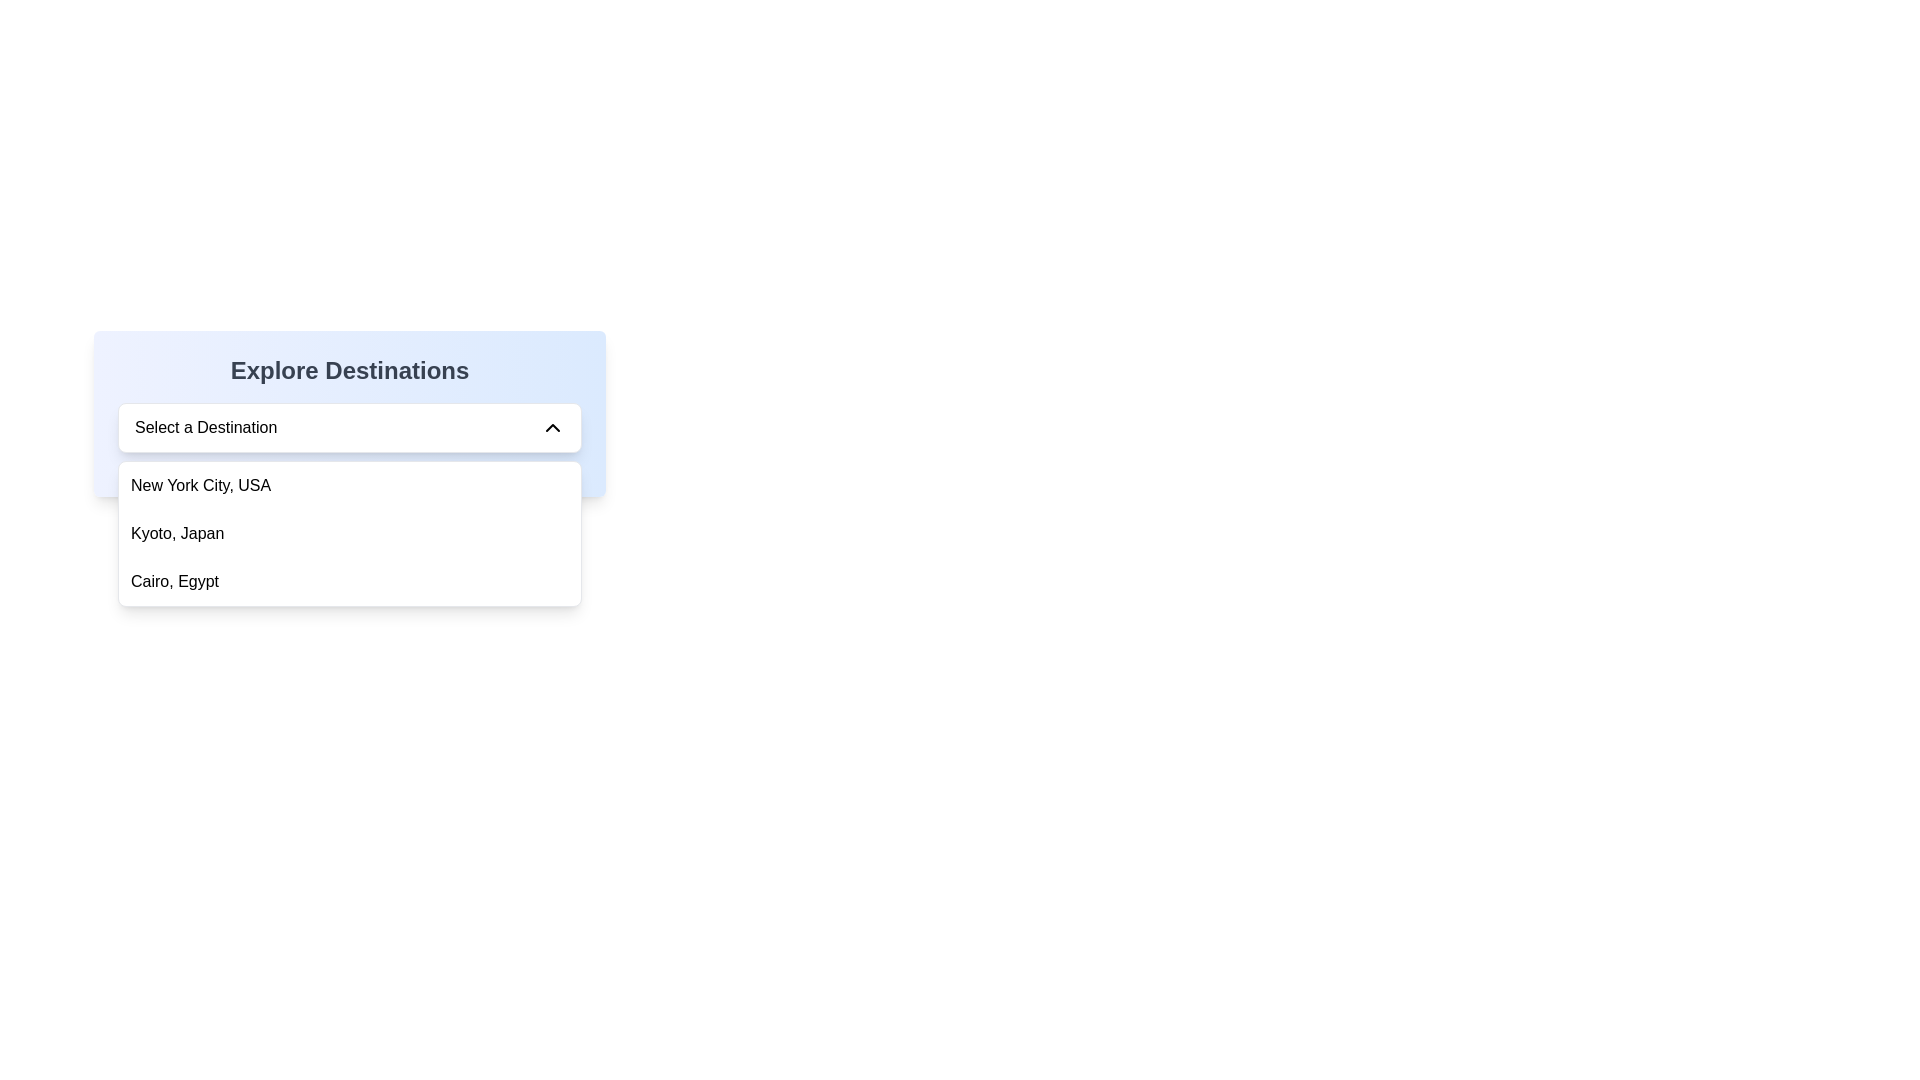 The image size is (1920, 1080). What do you see at coordinates (350, 532) in the screenshot?
I see `the second item in the dropdown menu that sets 'Kyoto, Japan' as the destination` at bounding box center [350, 532].